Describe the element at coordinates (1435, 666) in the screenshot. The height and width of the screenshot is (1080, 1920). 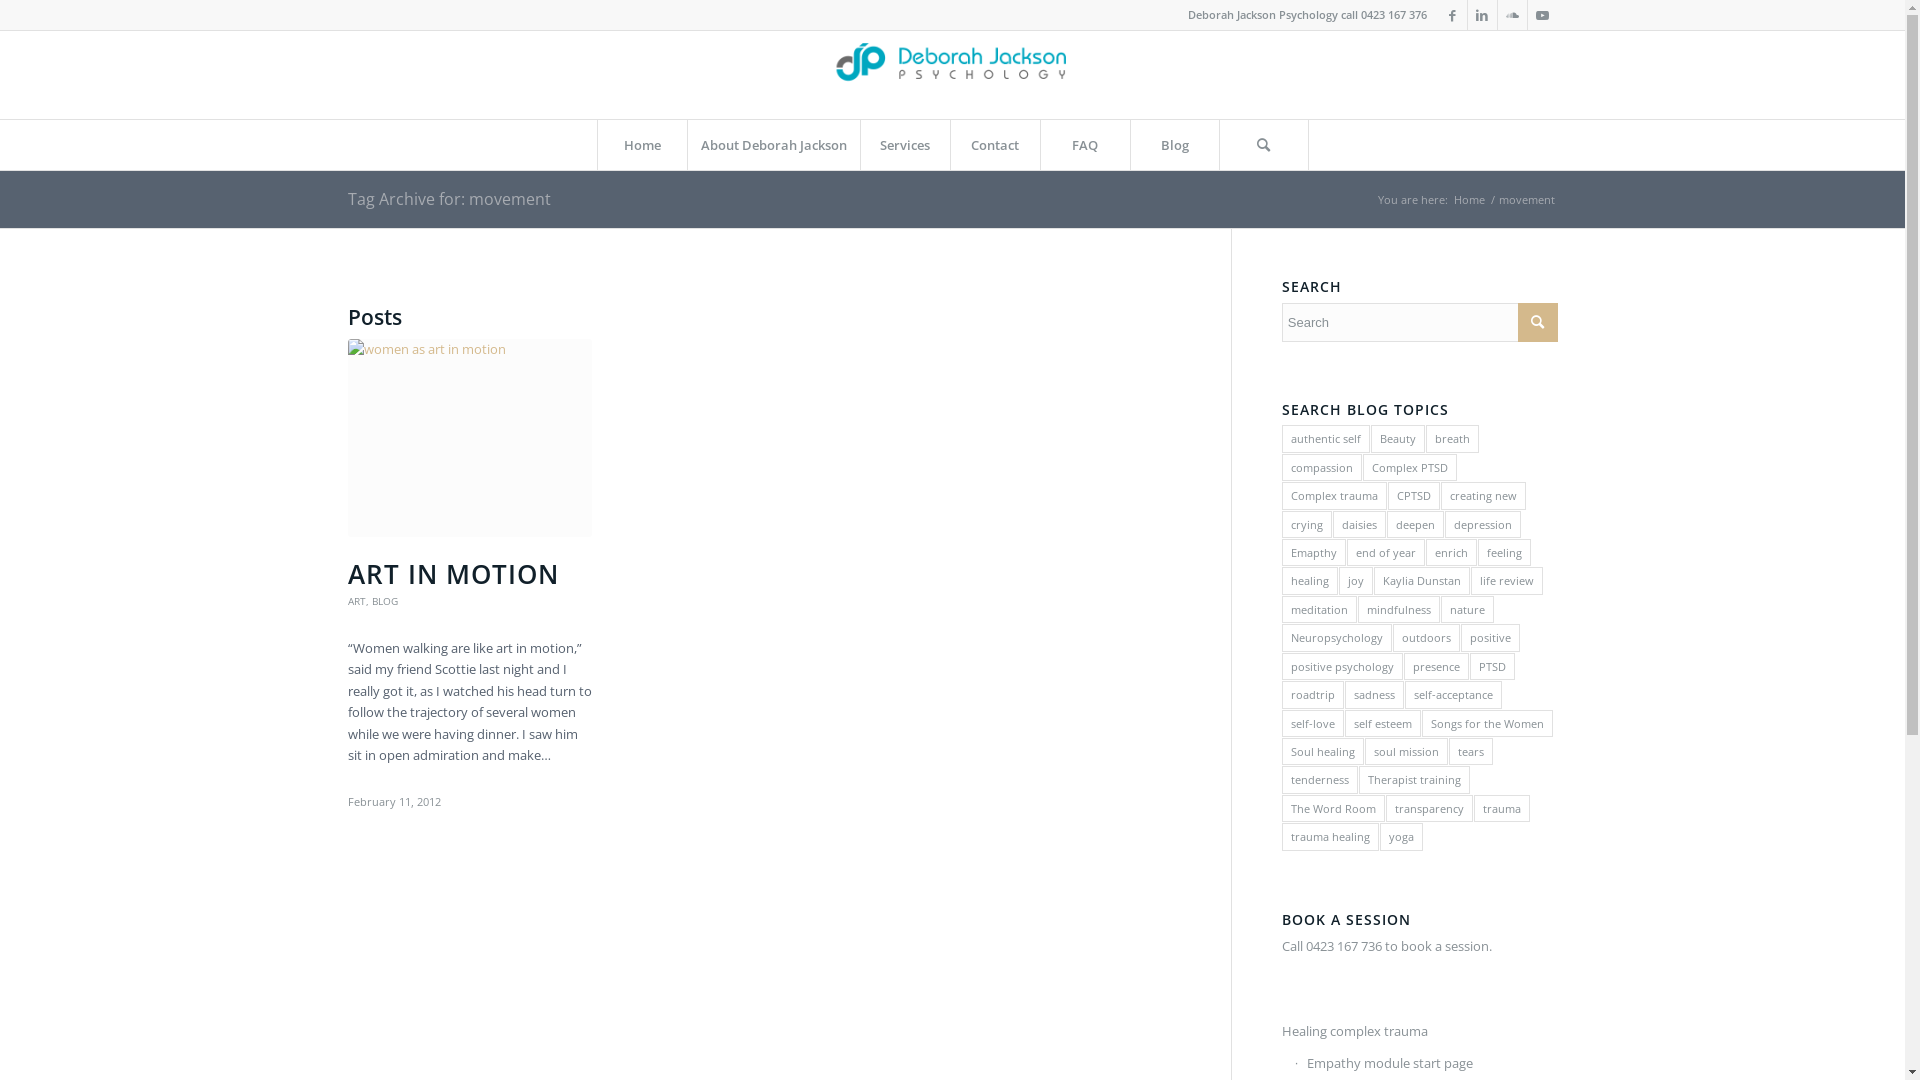
I see `'presence'` at that location.